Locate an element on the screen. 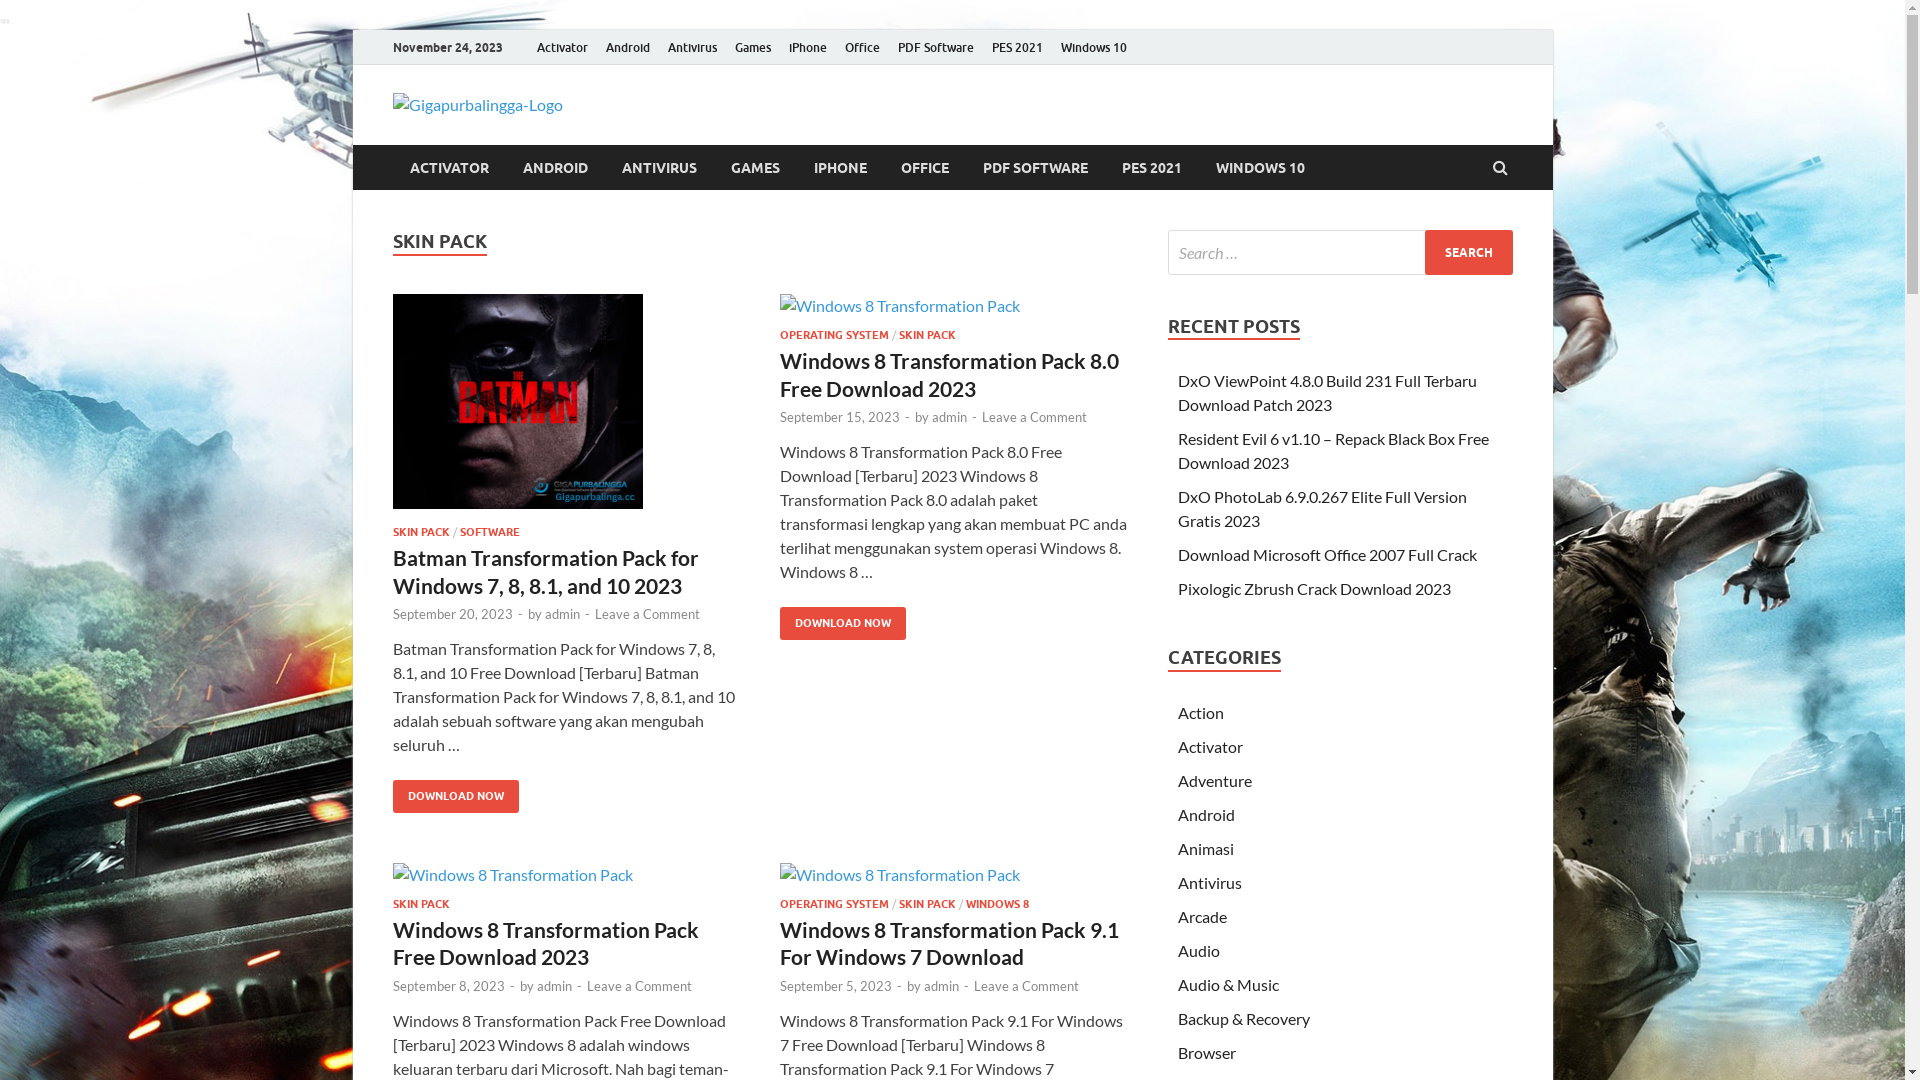 The image size is (1920, 1080). 'Audio & Music' is located at coordinates (1177, 983).